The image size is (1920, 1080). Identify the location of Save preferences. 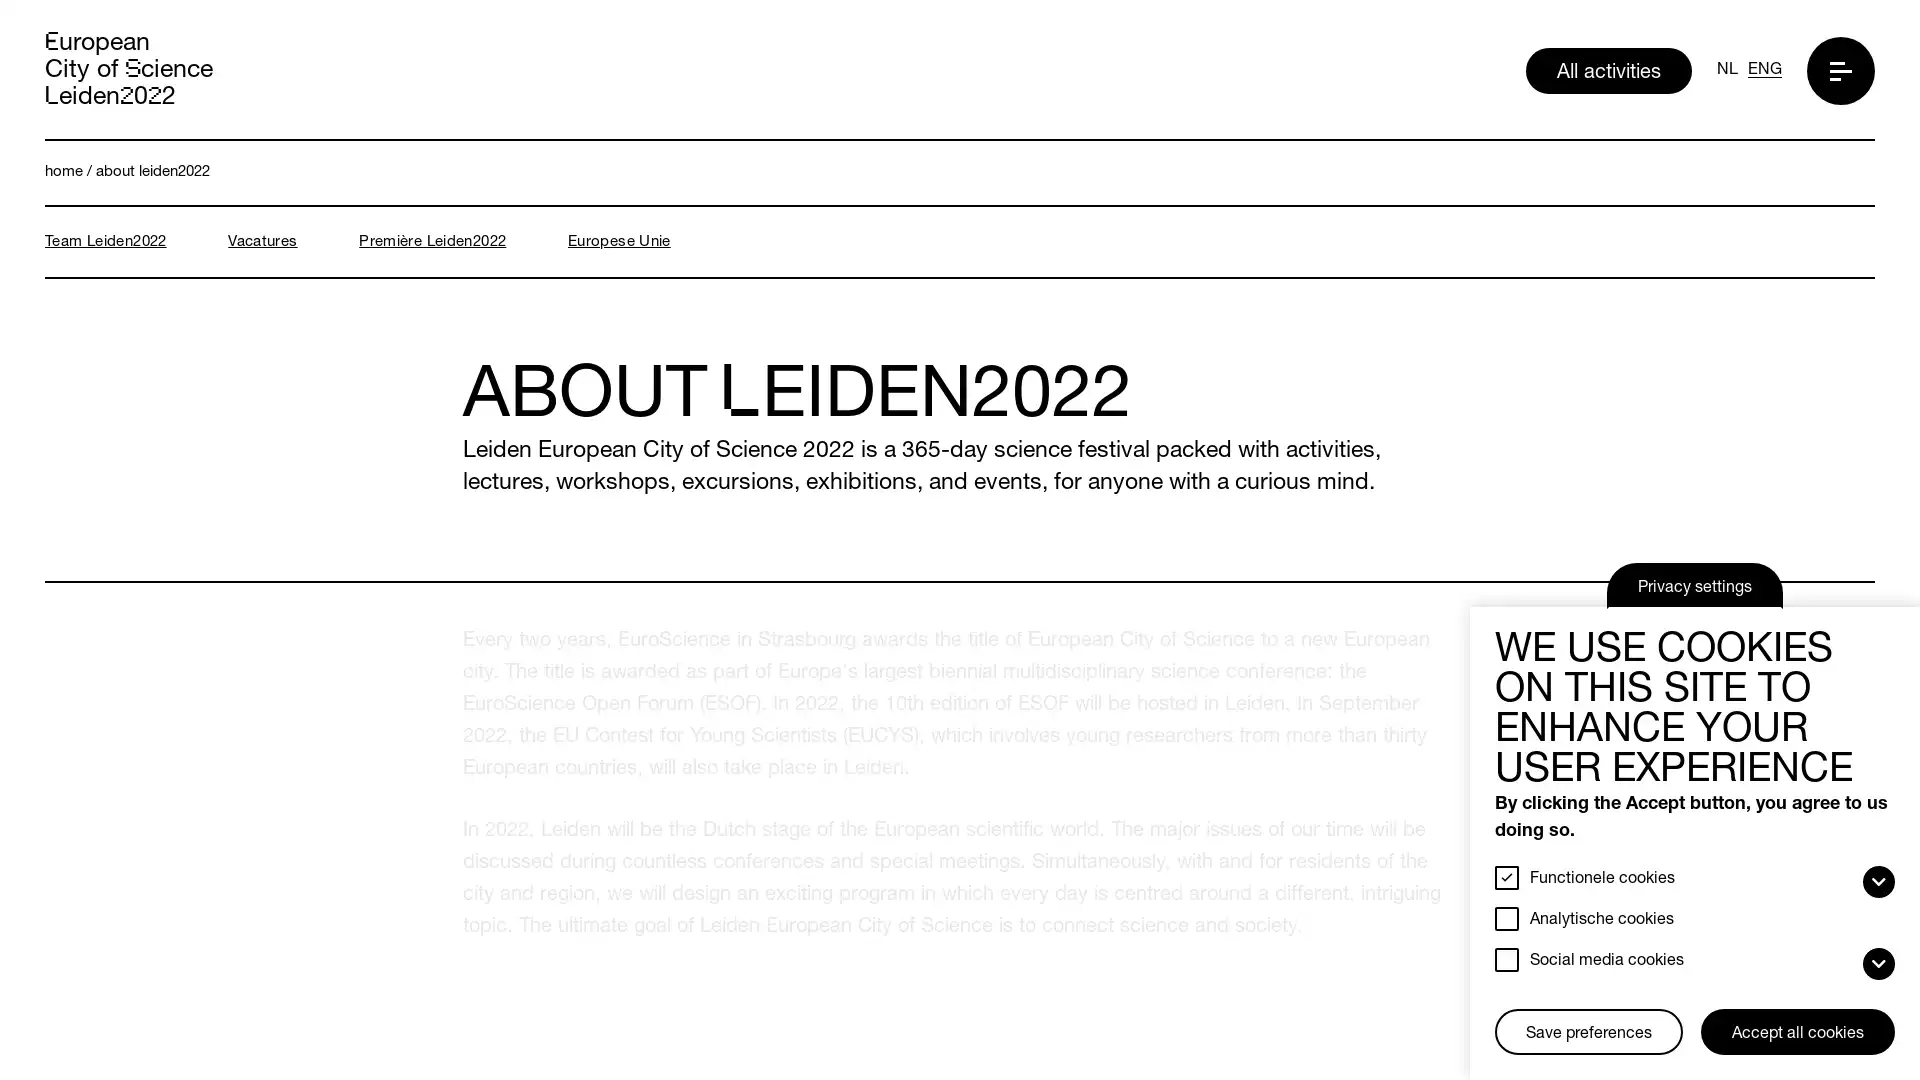
(1587, 1032).